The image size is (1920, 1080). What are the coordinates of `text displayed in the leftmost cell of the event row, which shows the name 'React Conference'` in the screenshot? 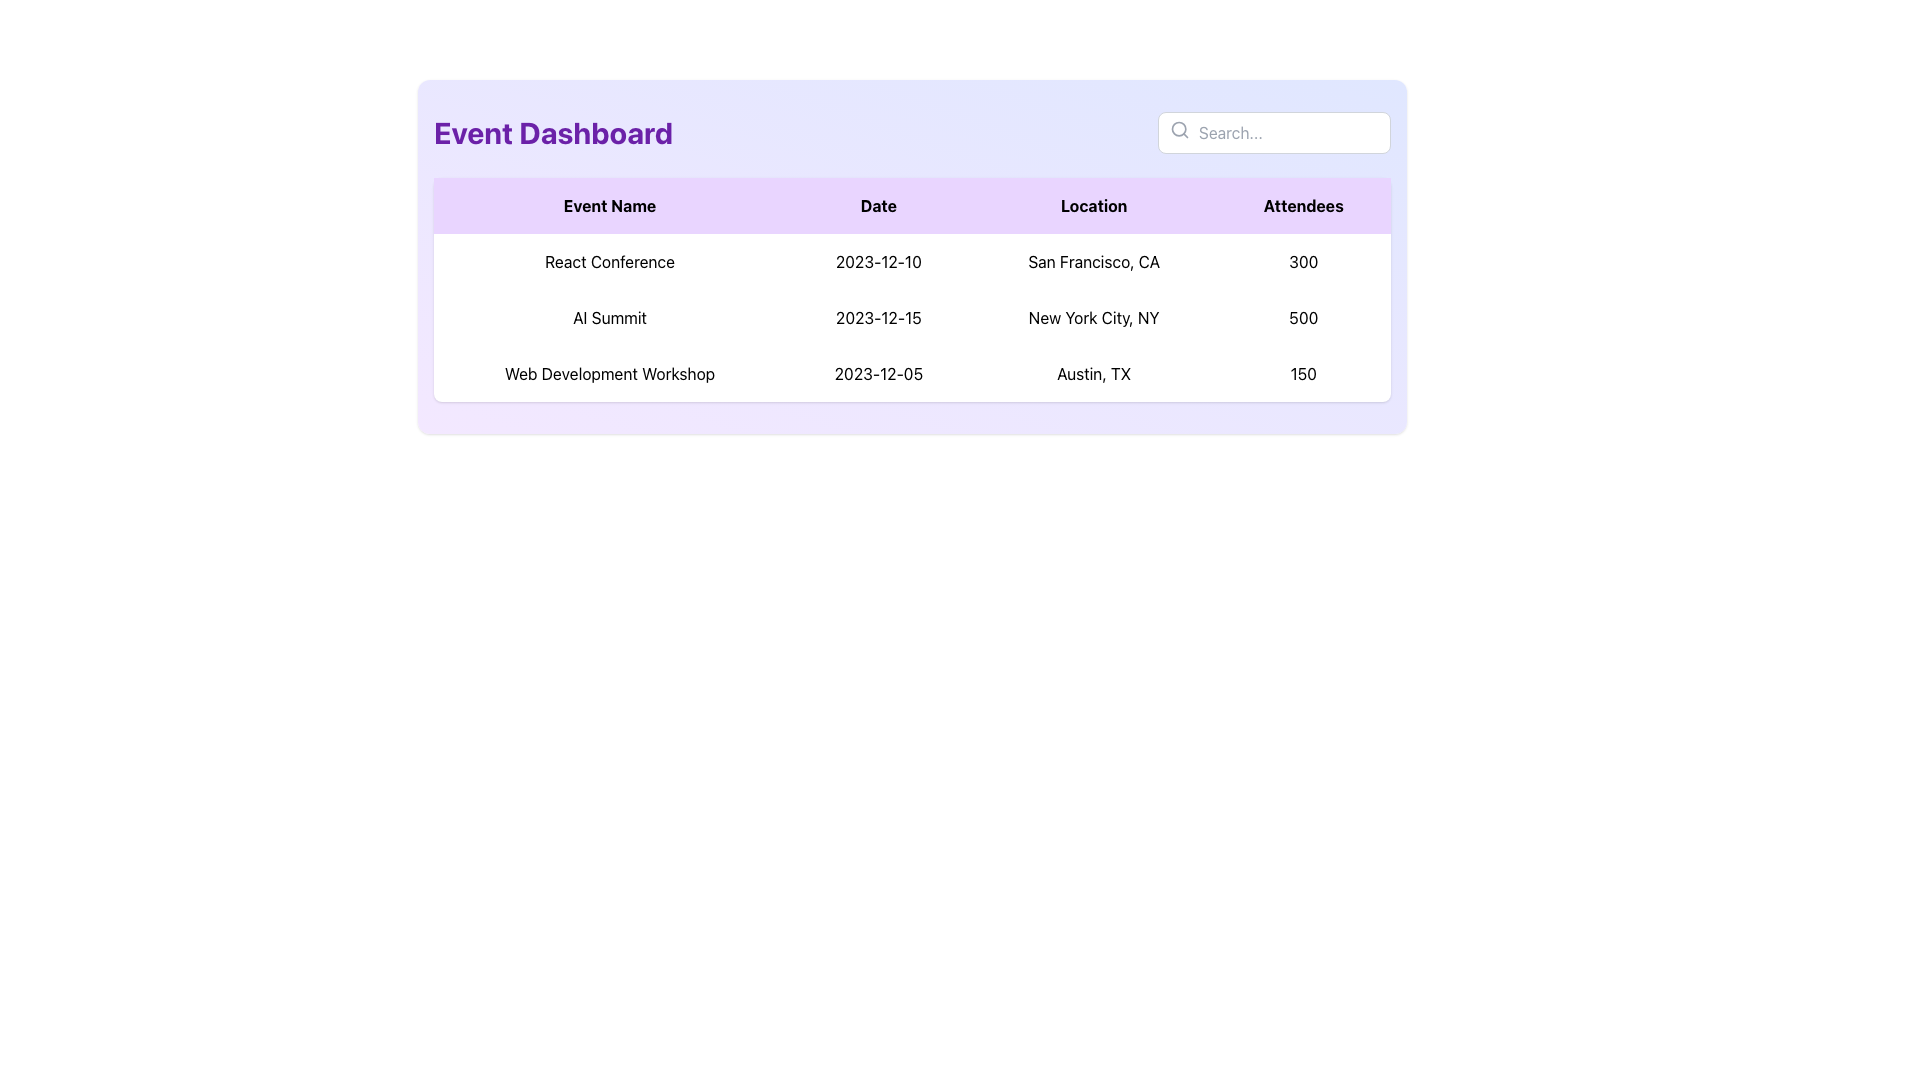 It's located at (608, 261).